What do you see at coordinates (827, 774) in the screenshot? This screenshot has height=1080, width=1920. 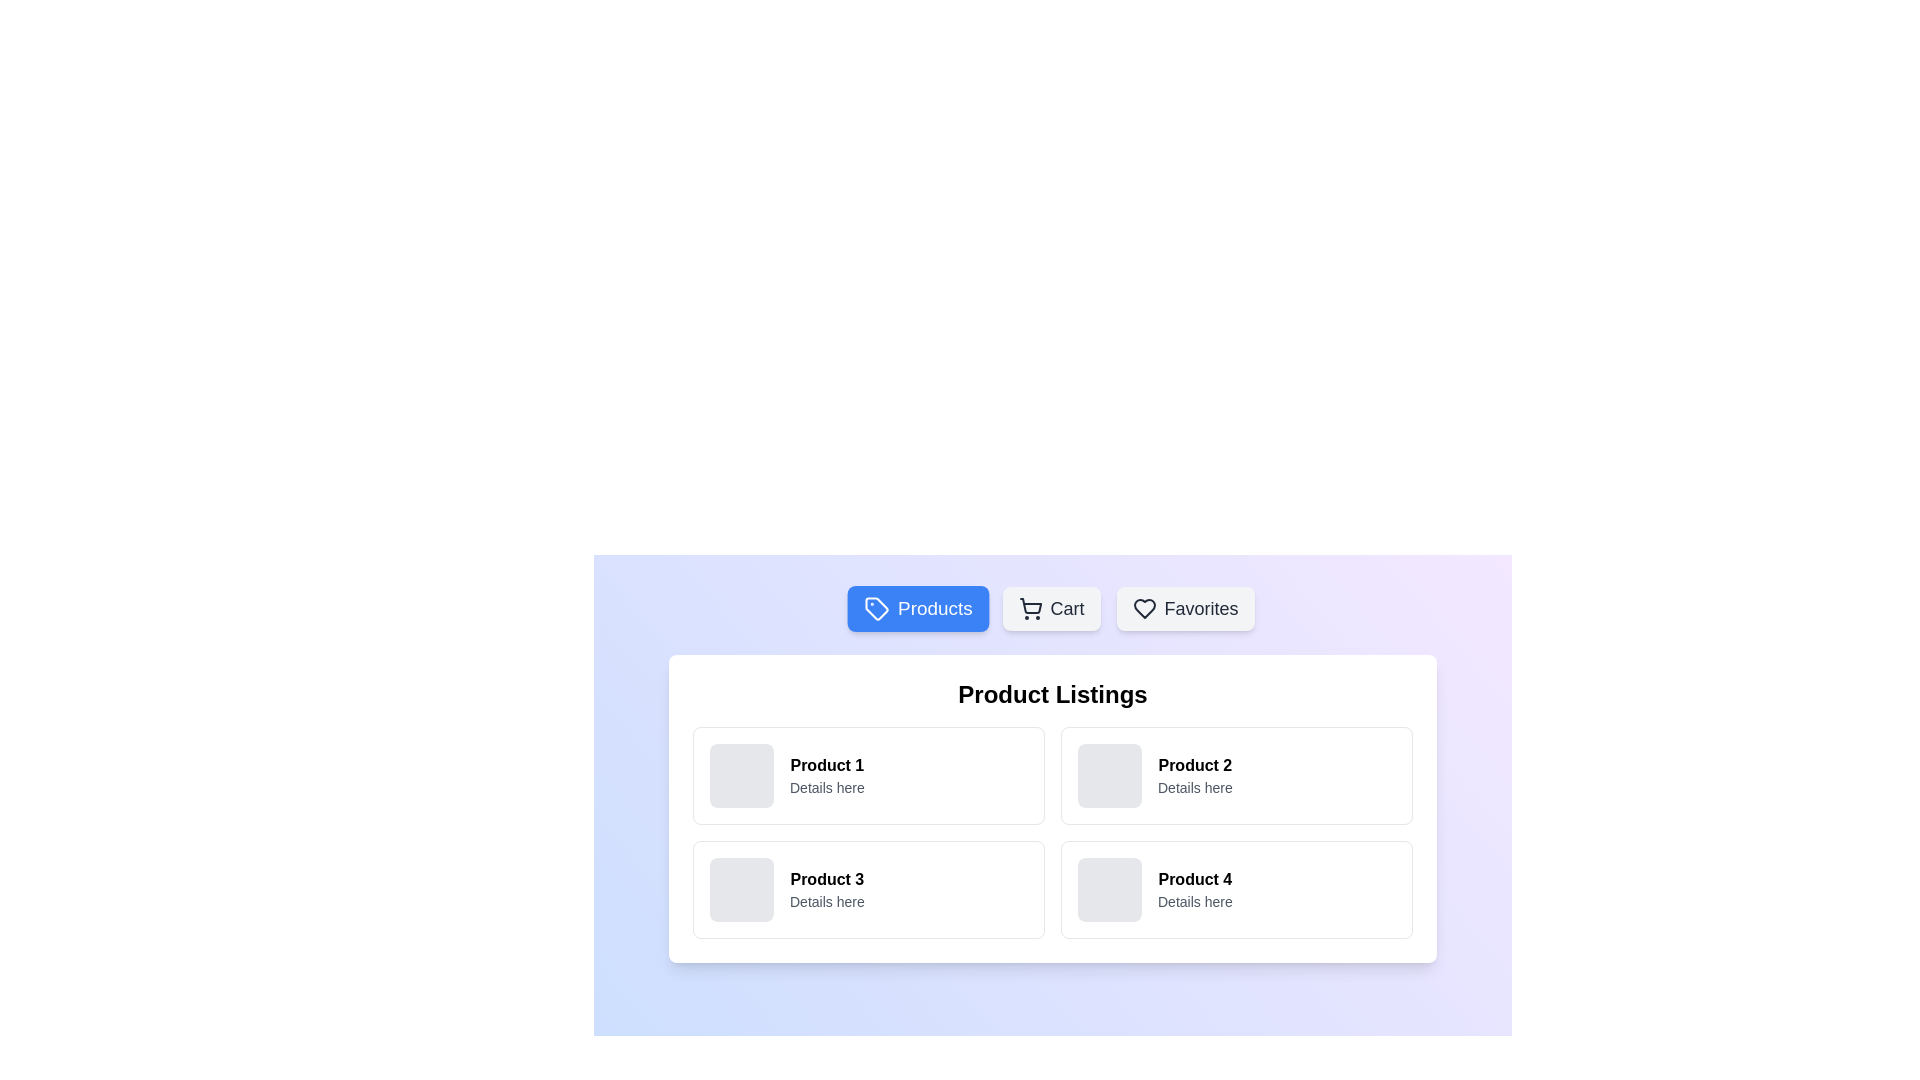 I see `the textual component that provides the title and description of the product, located in the top-left corner of the first product card in the 'Product Listings' grid` at bounding box center [827, 774].